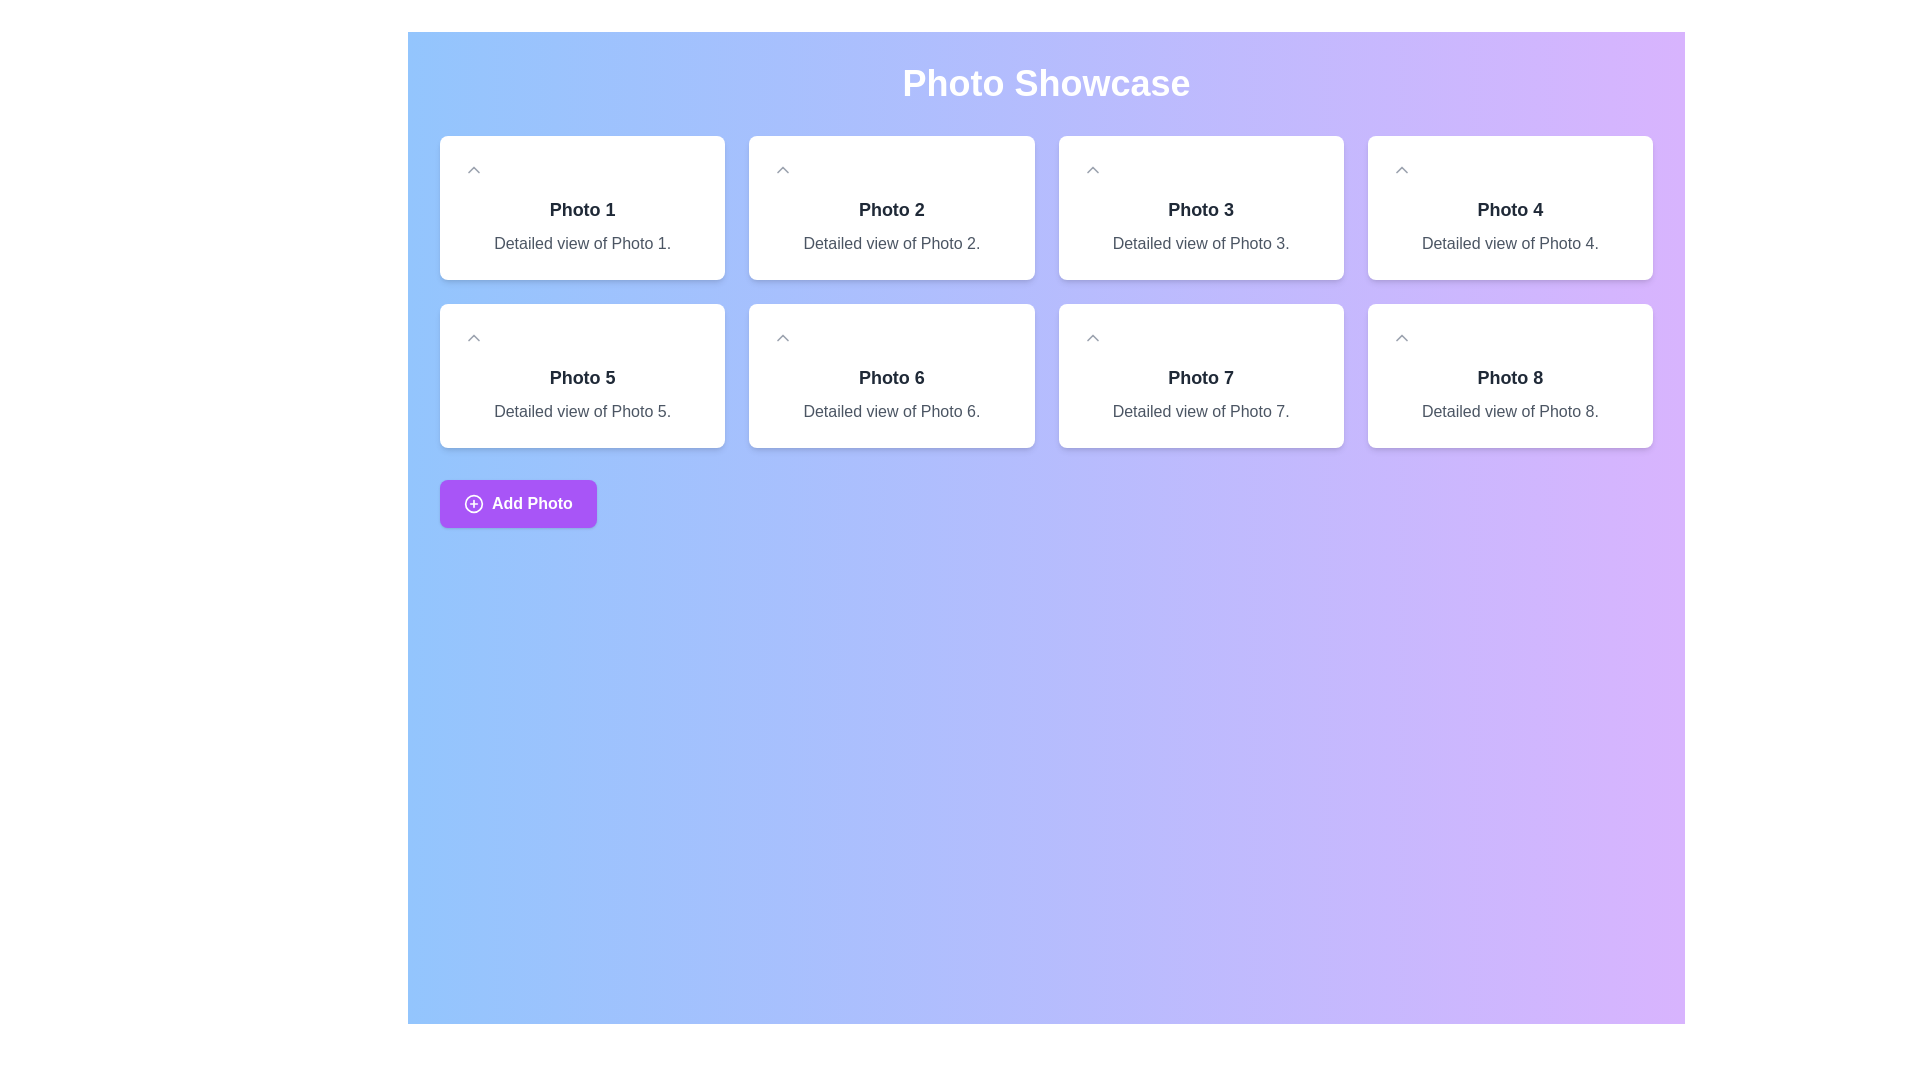 This screenshot has height=1080, width=1920. What do you see at coordinates (1510, 242) in the screenshot?
I see `the text label located at the bottom of the 'Photo 4' card in the first row, fourth column of the grid layout` at bounding box center [1510, 242].